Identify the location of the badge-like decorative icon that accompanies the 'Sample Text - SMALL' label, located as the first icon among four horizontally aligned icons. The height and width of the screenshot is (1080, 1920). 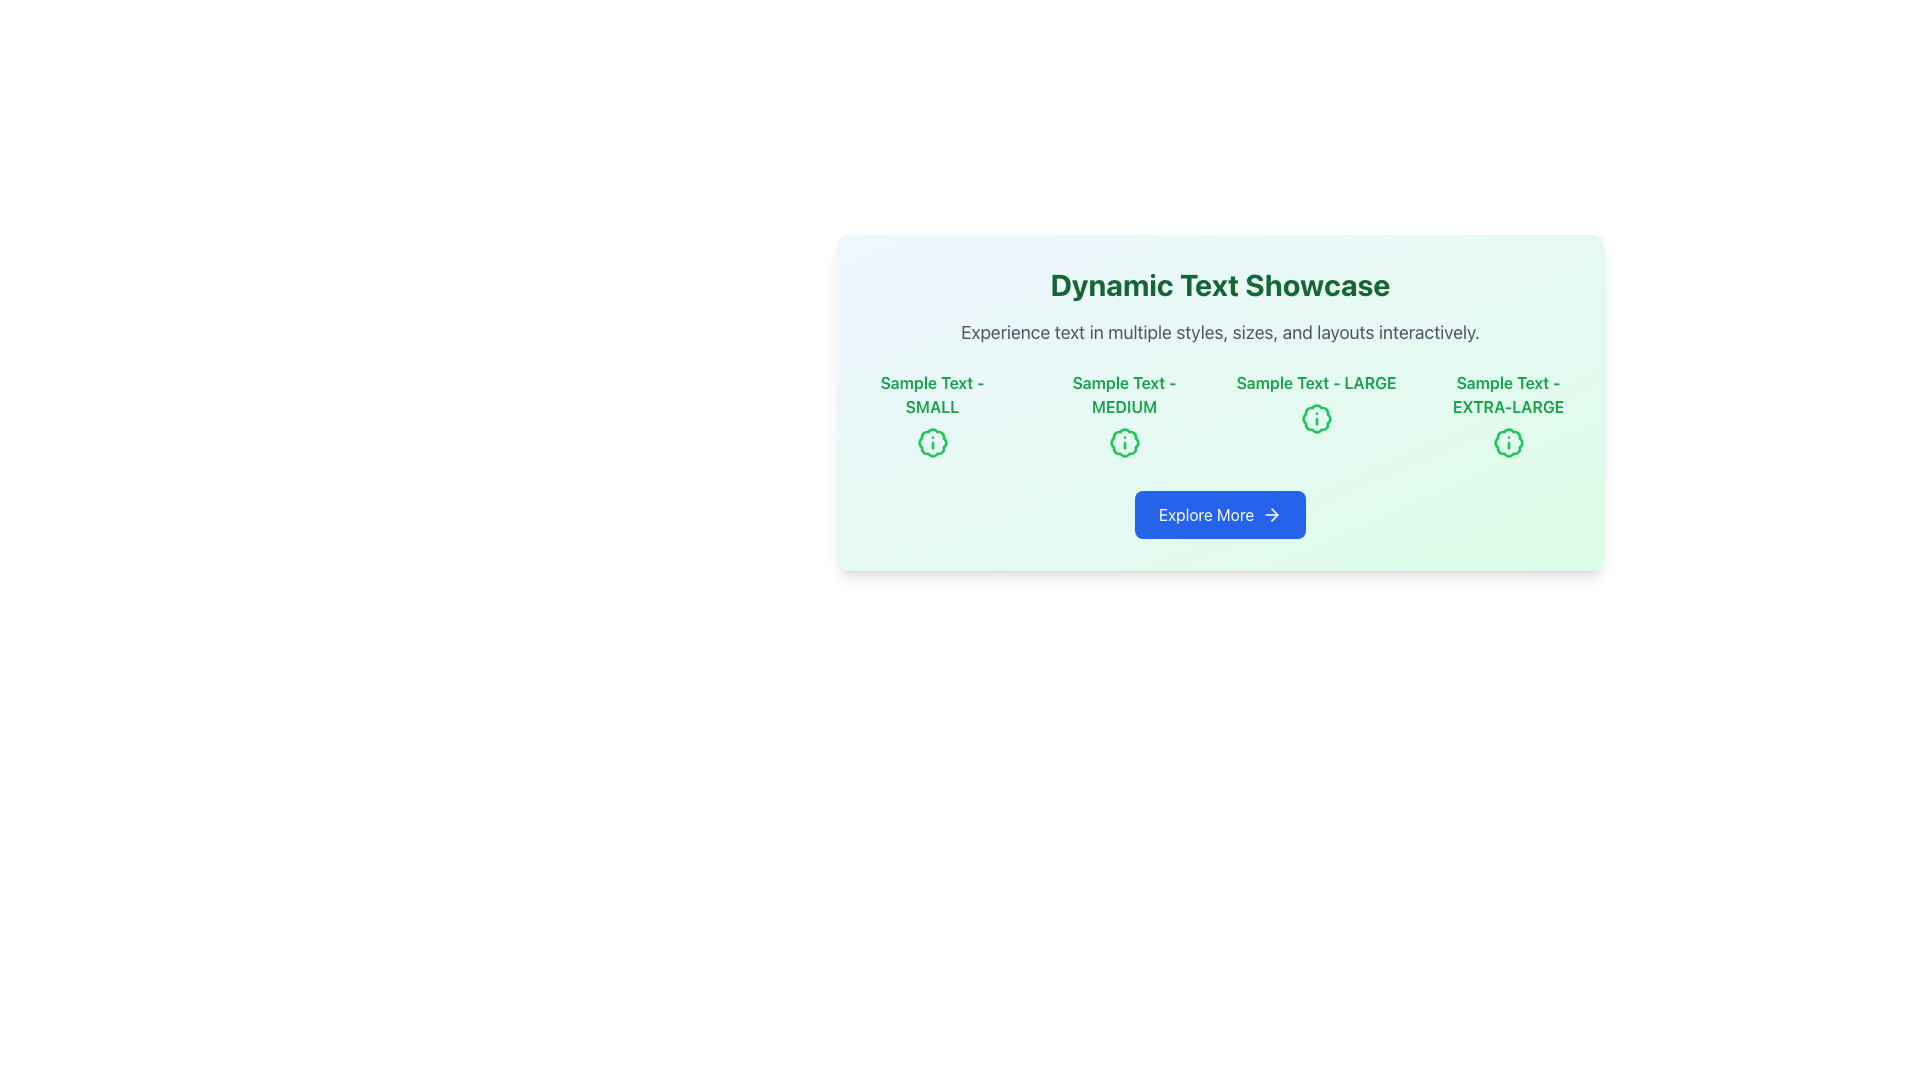
(931, 442).